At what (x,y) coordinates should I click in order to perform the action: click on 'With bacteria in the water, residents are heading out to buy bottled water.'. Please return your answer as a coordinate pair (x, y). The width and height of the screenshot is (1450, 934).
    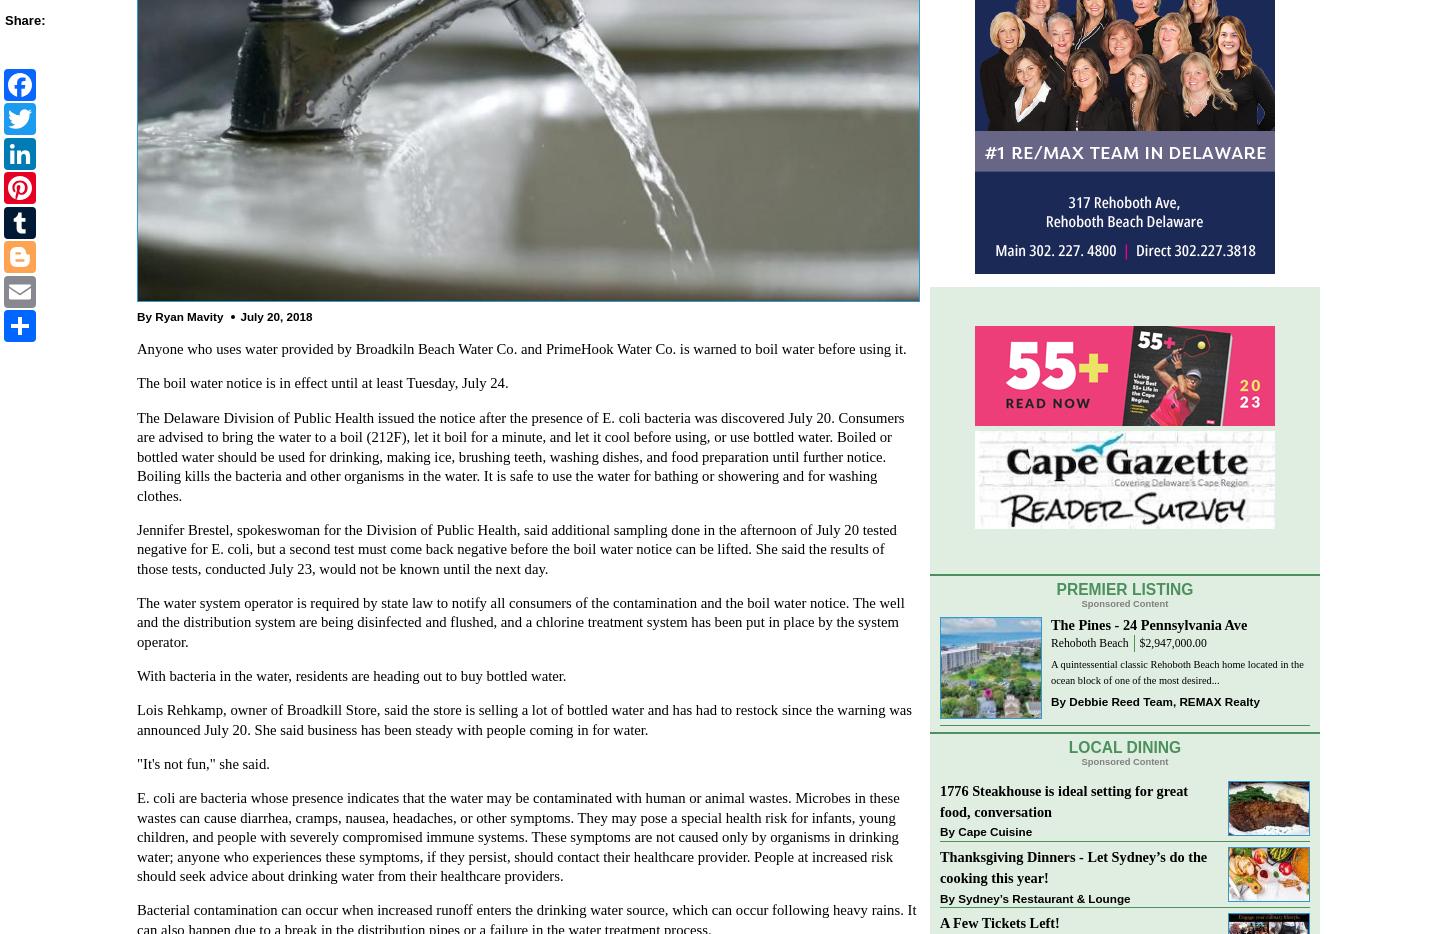
    Looking at the image, I should click on (351, 675).